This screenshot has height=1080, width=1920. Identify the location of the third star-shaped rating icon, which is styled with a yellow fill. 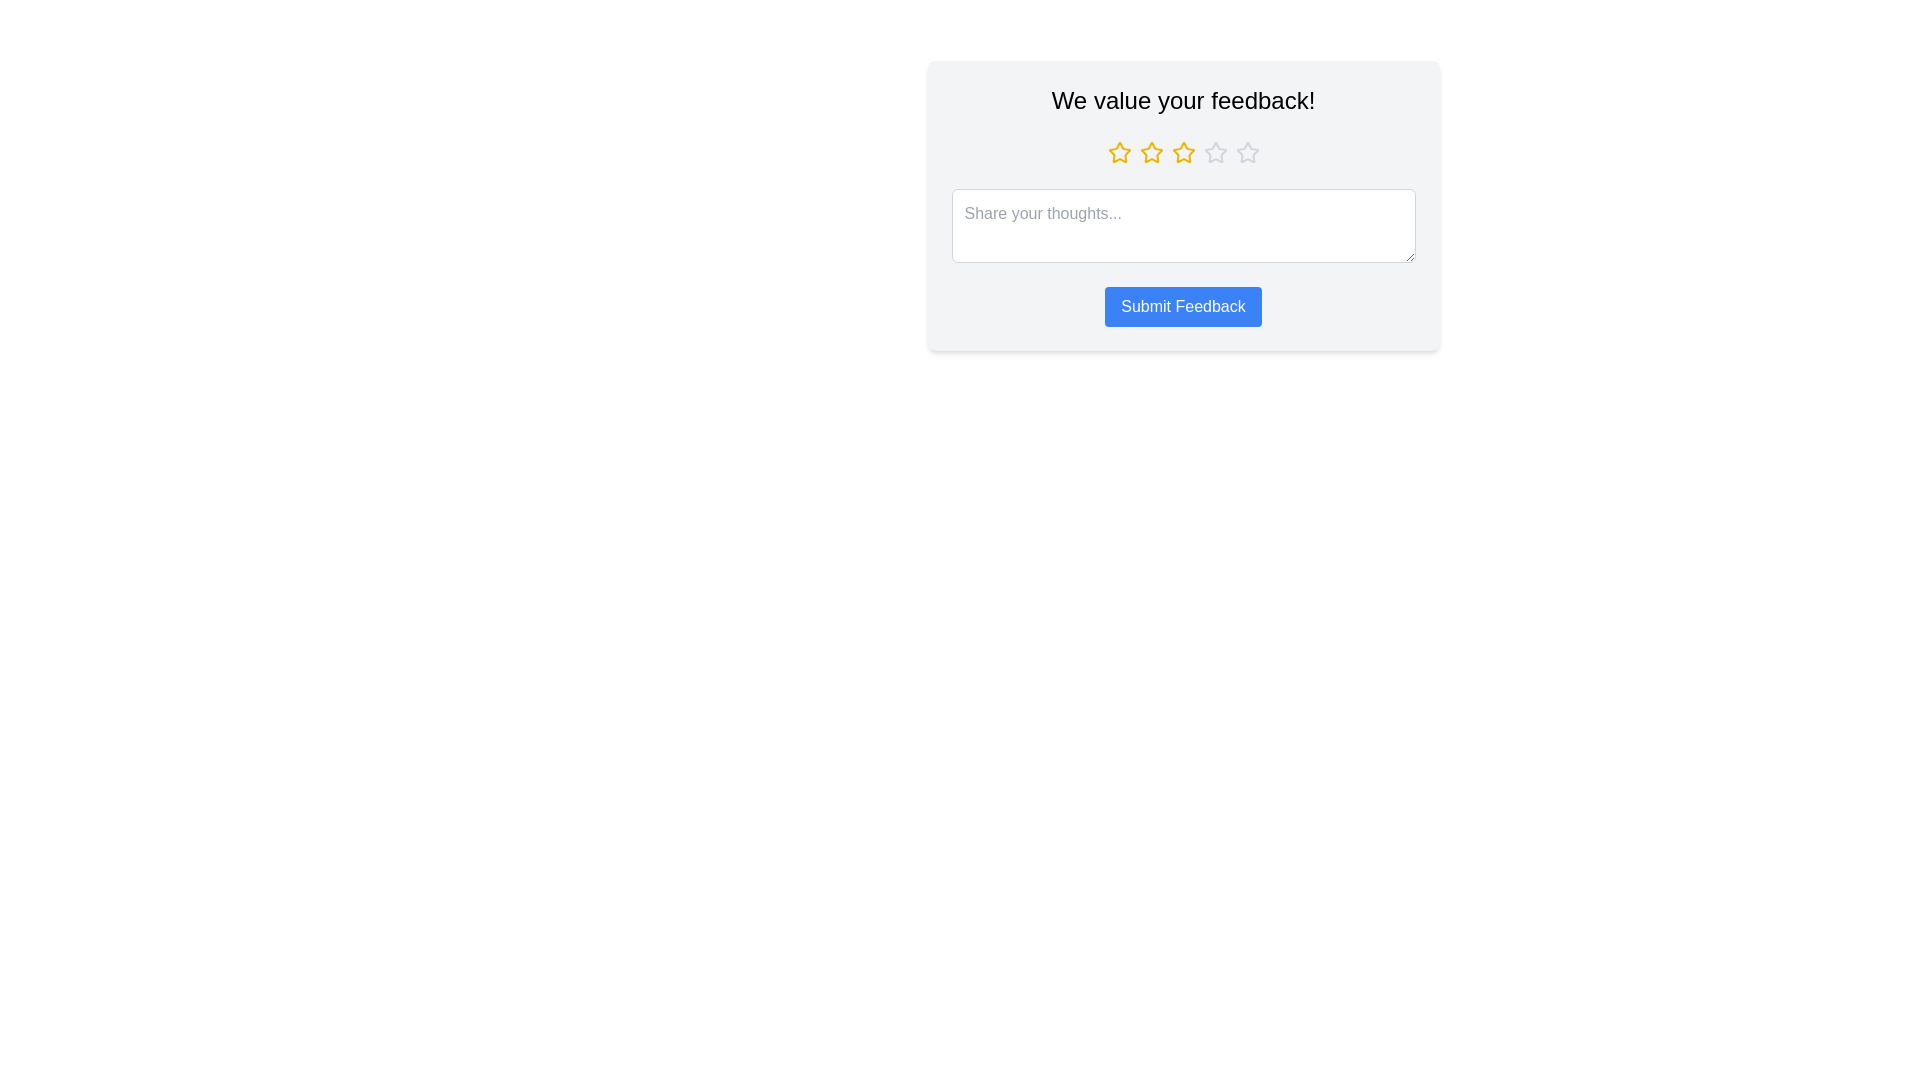
(1151, 152).